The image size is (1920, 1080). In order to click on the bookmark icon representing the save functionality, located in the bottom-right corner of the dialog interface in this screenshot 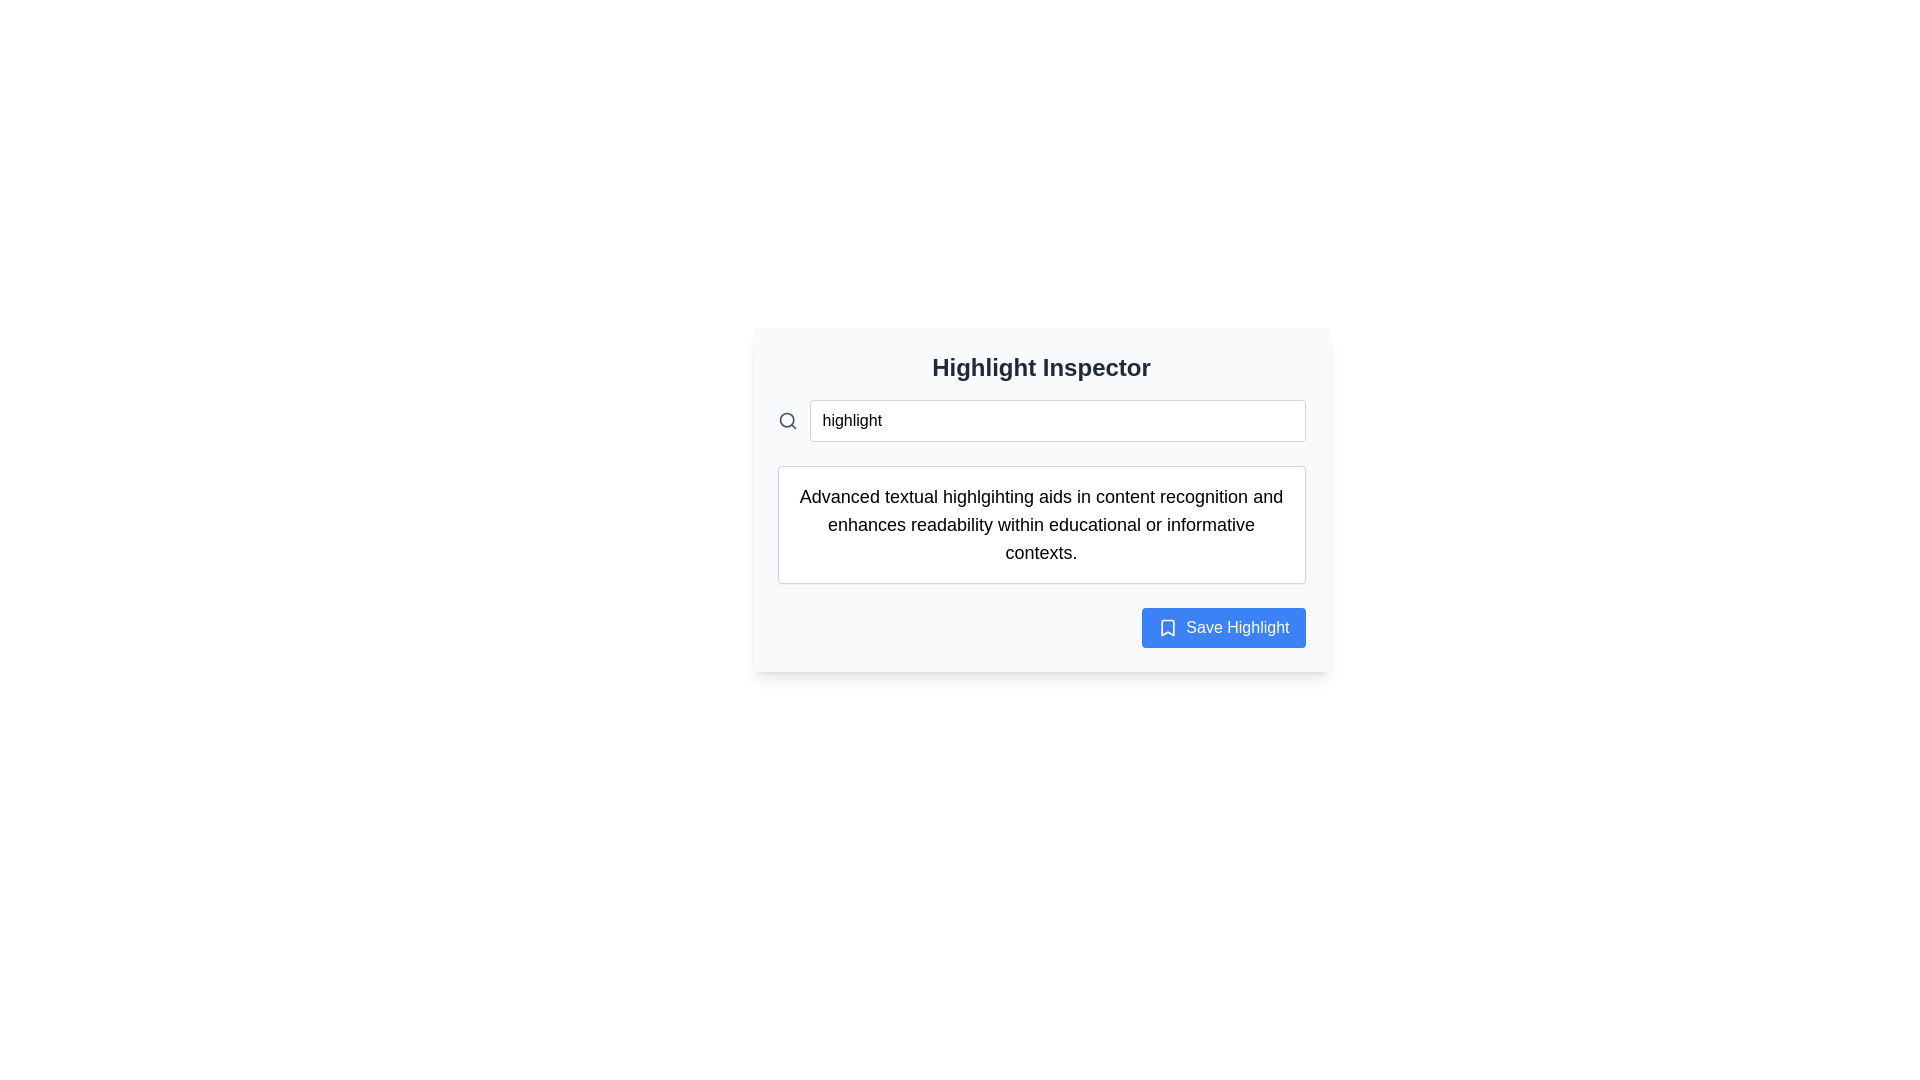, I will do `click(1168, 627)`.